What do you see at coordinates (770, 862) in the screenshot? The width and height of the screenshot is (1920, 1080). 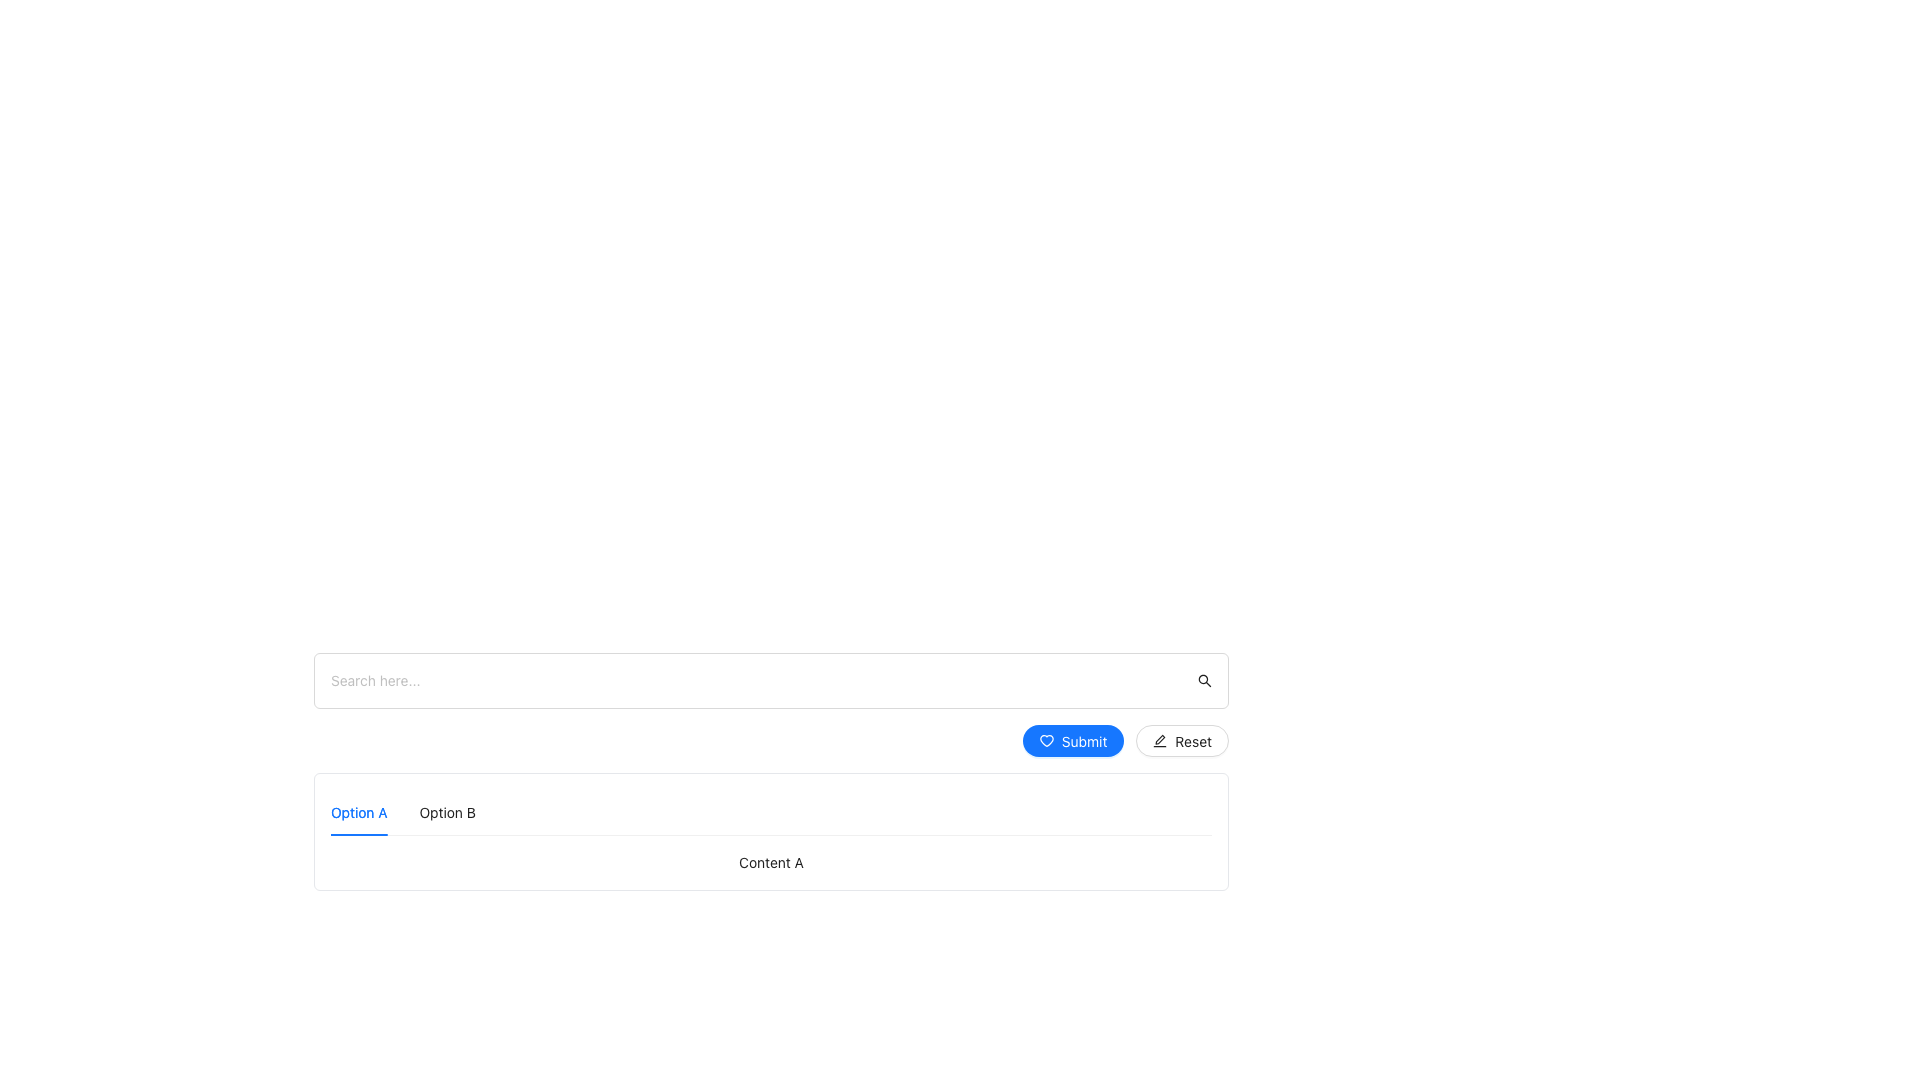 I see `the rectangular component labeled 'Content A' positioned below the active tab 'Option A'` at bounding box center [770, 862].